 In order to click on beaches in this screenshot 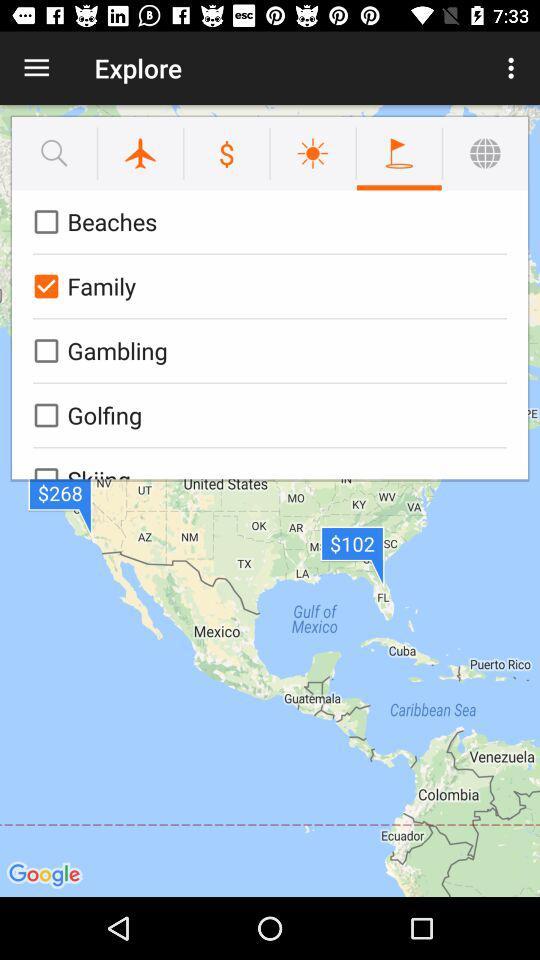, I will do `click(266, 221)`.